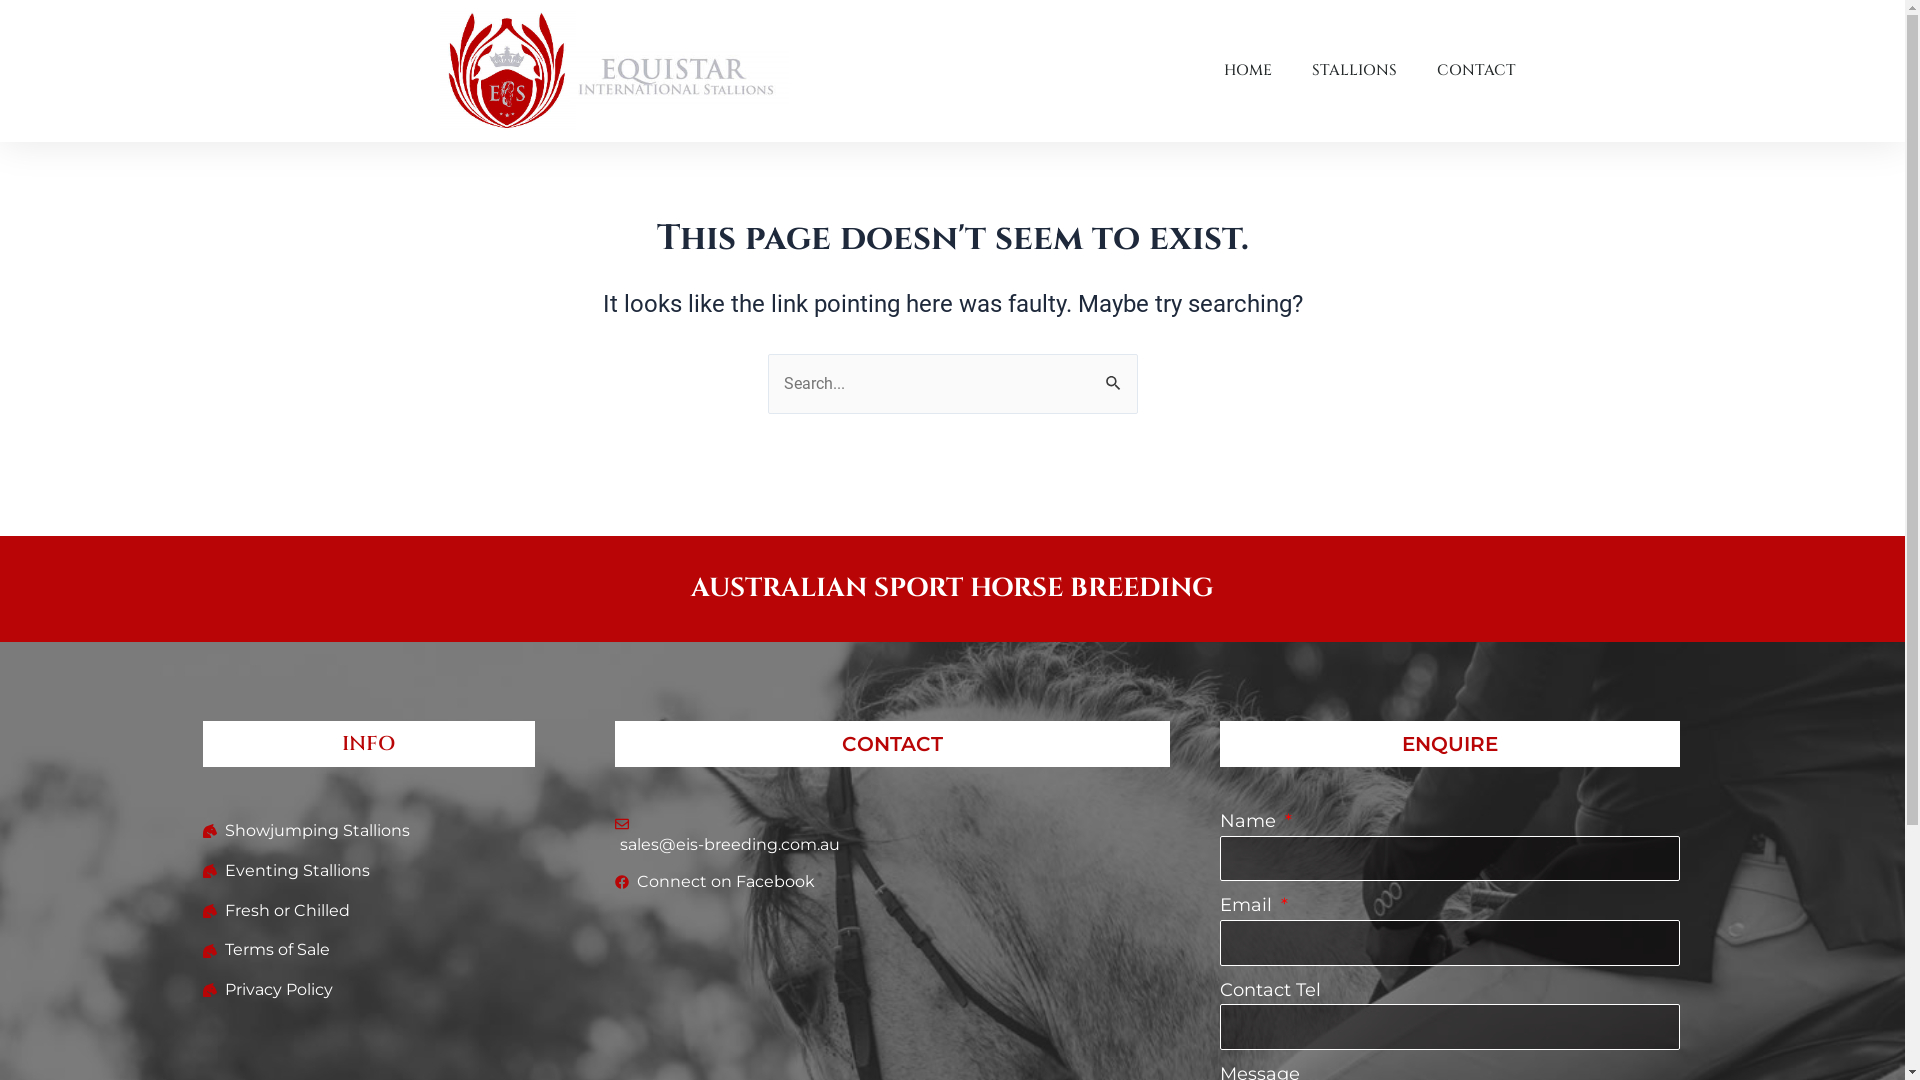  Describe the element at coordinates (1247, 69) in the screenshot. I see `'HOME'` at that location.